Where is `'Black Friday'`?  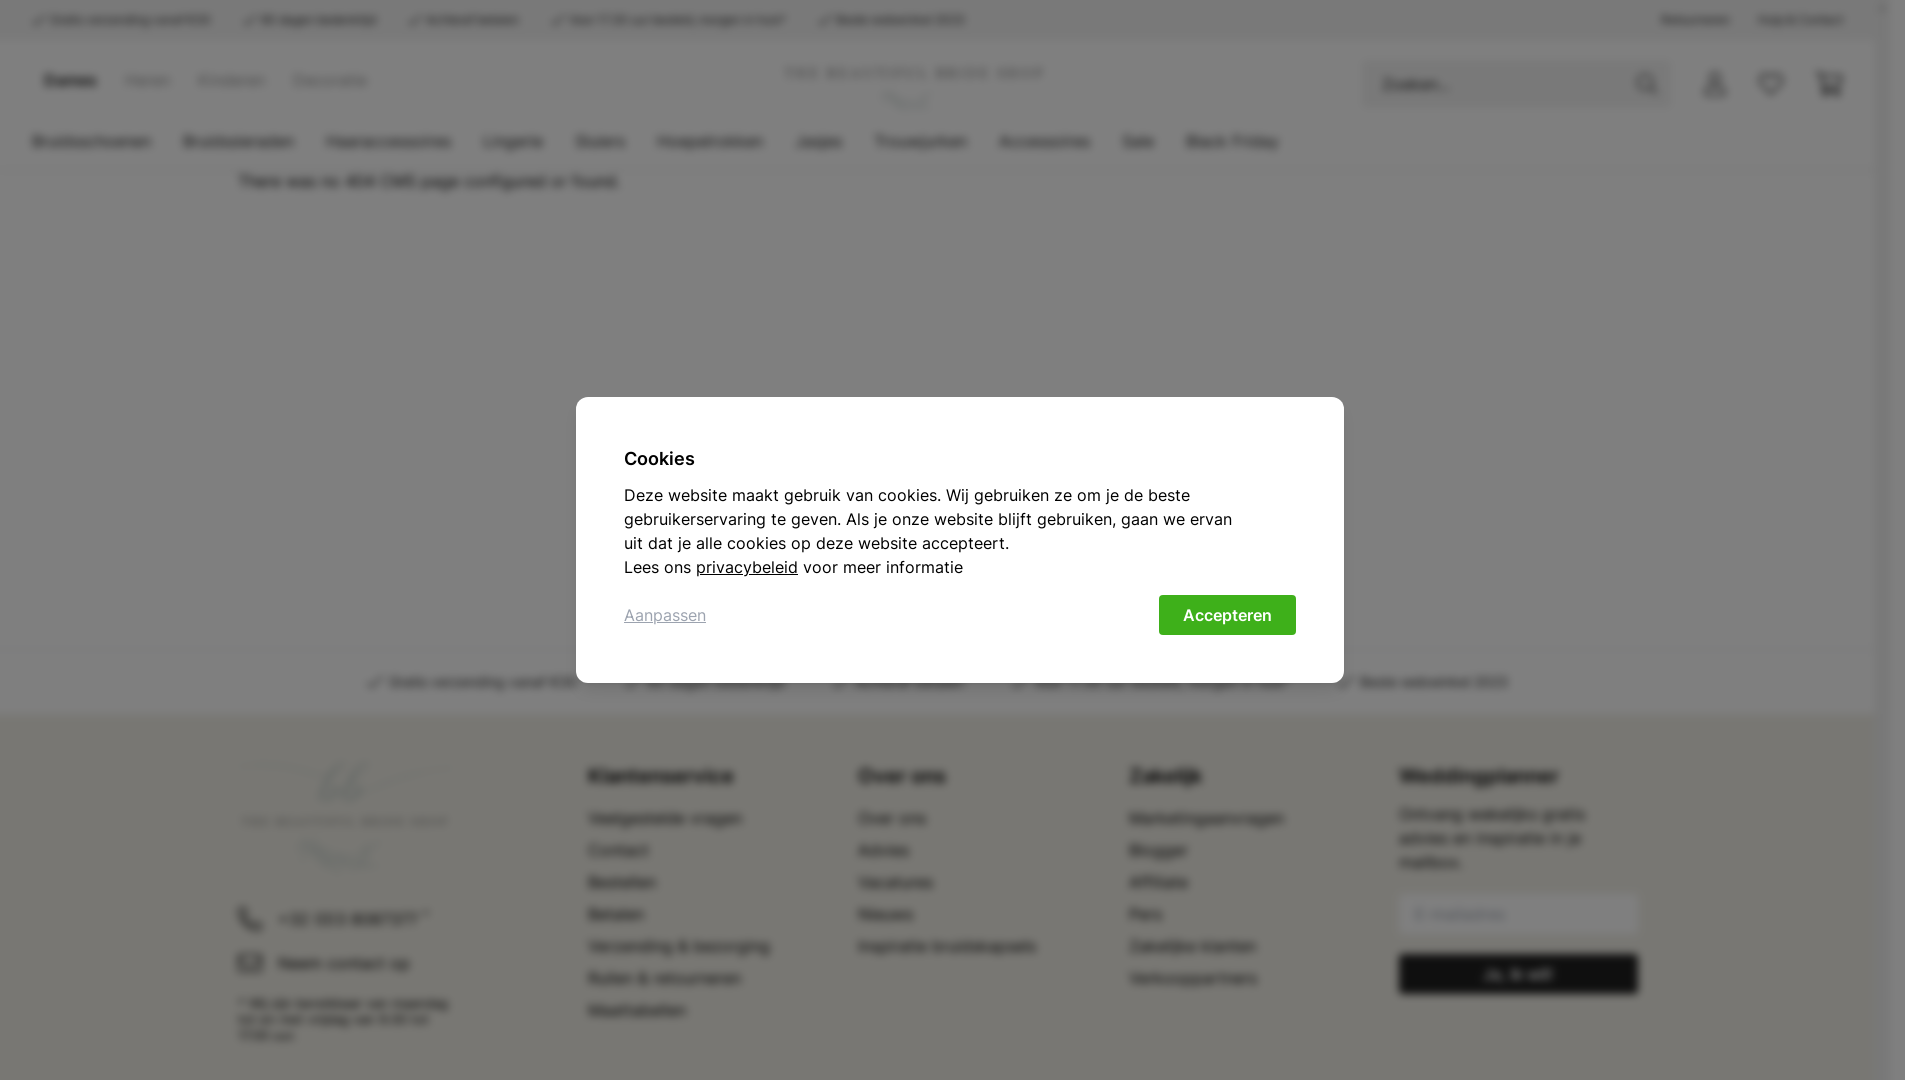
'Black Friday' is located at coordinates (1185, 140).